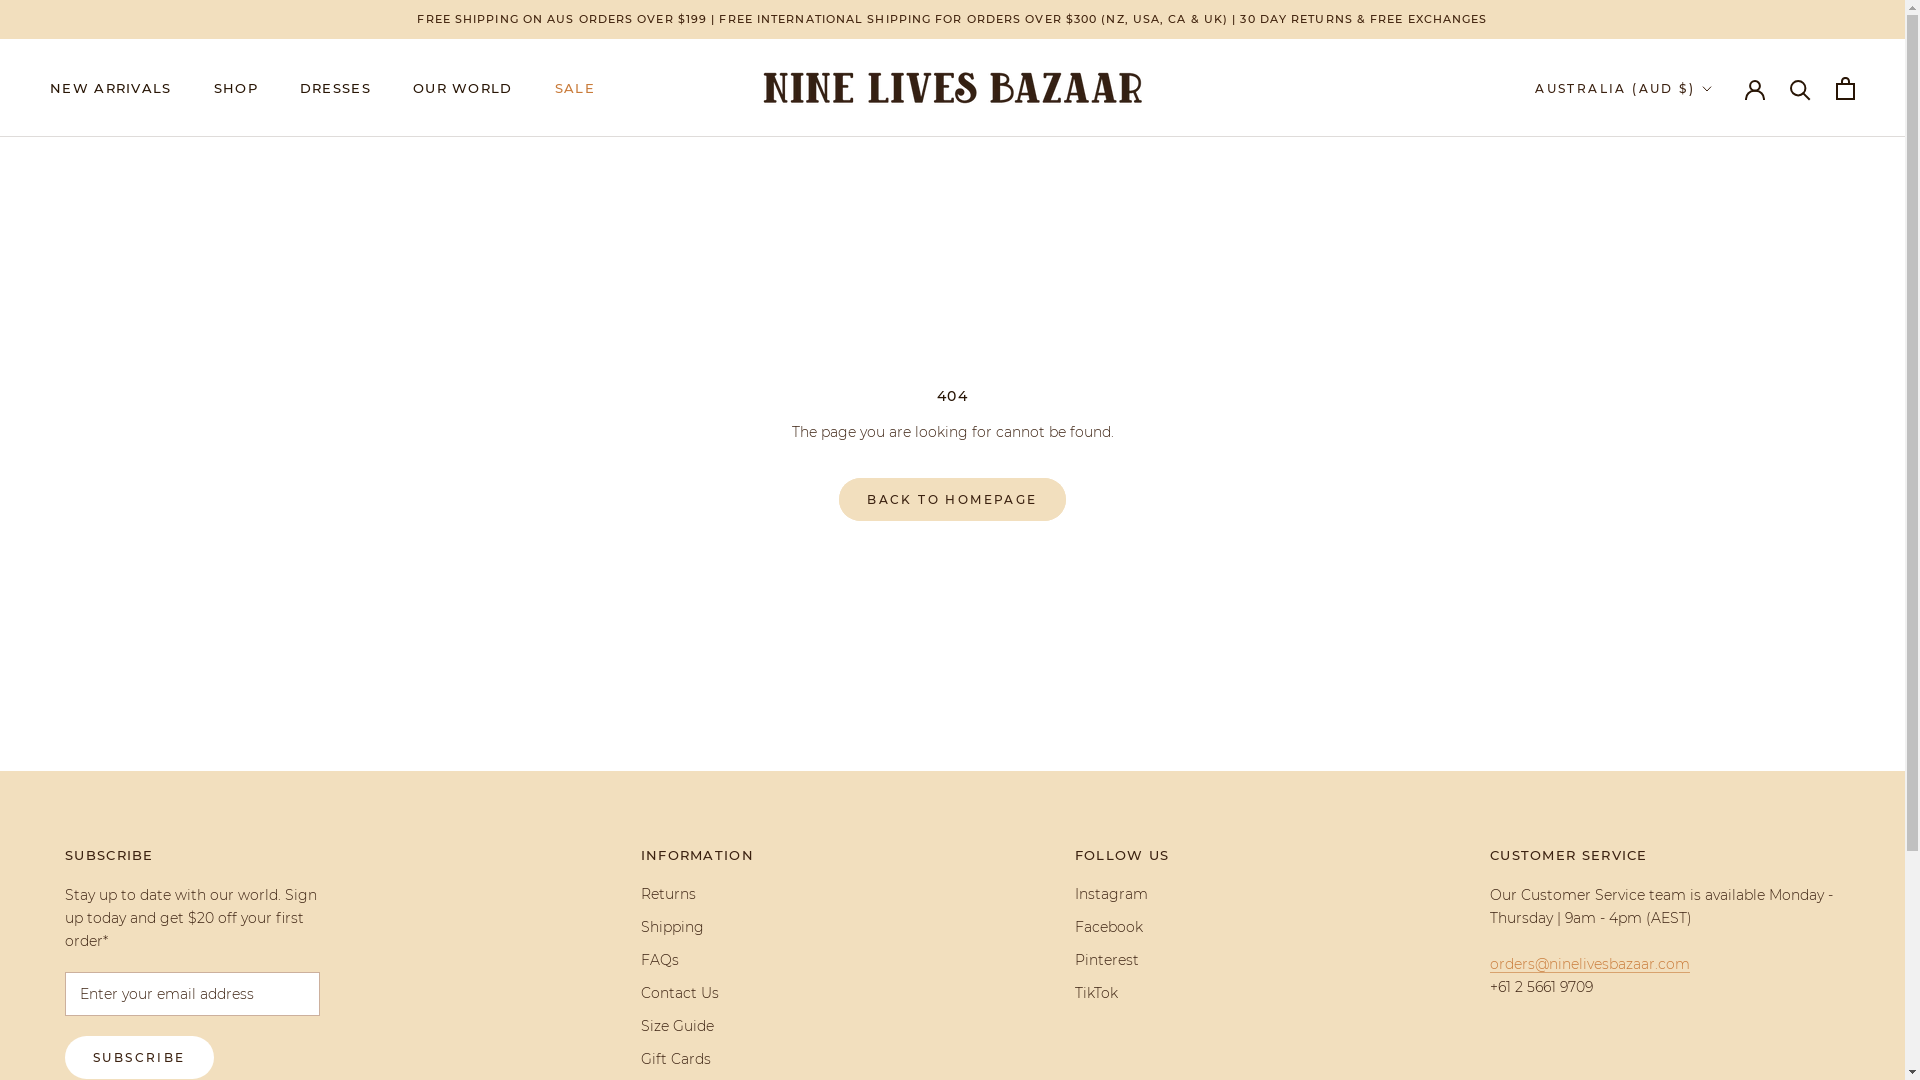 This screenshot has height=1080, width=1920. What do you see at coordinates (1074, 927) in the screenshot?
I see `'Facebook'` at bounding box center [1074, 927].